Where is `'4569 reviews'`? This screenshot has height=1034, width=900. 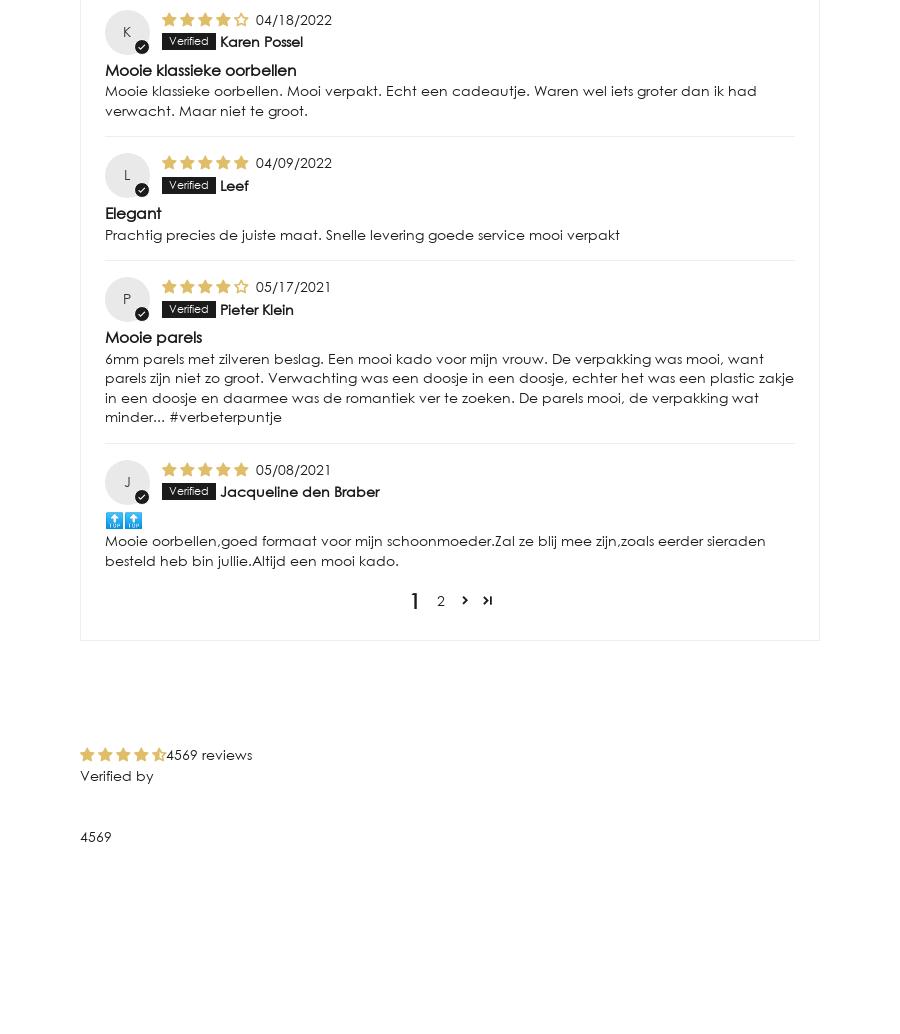 '4569 reviews' is located at coordinates (208, 753).